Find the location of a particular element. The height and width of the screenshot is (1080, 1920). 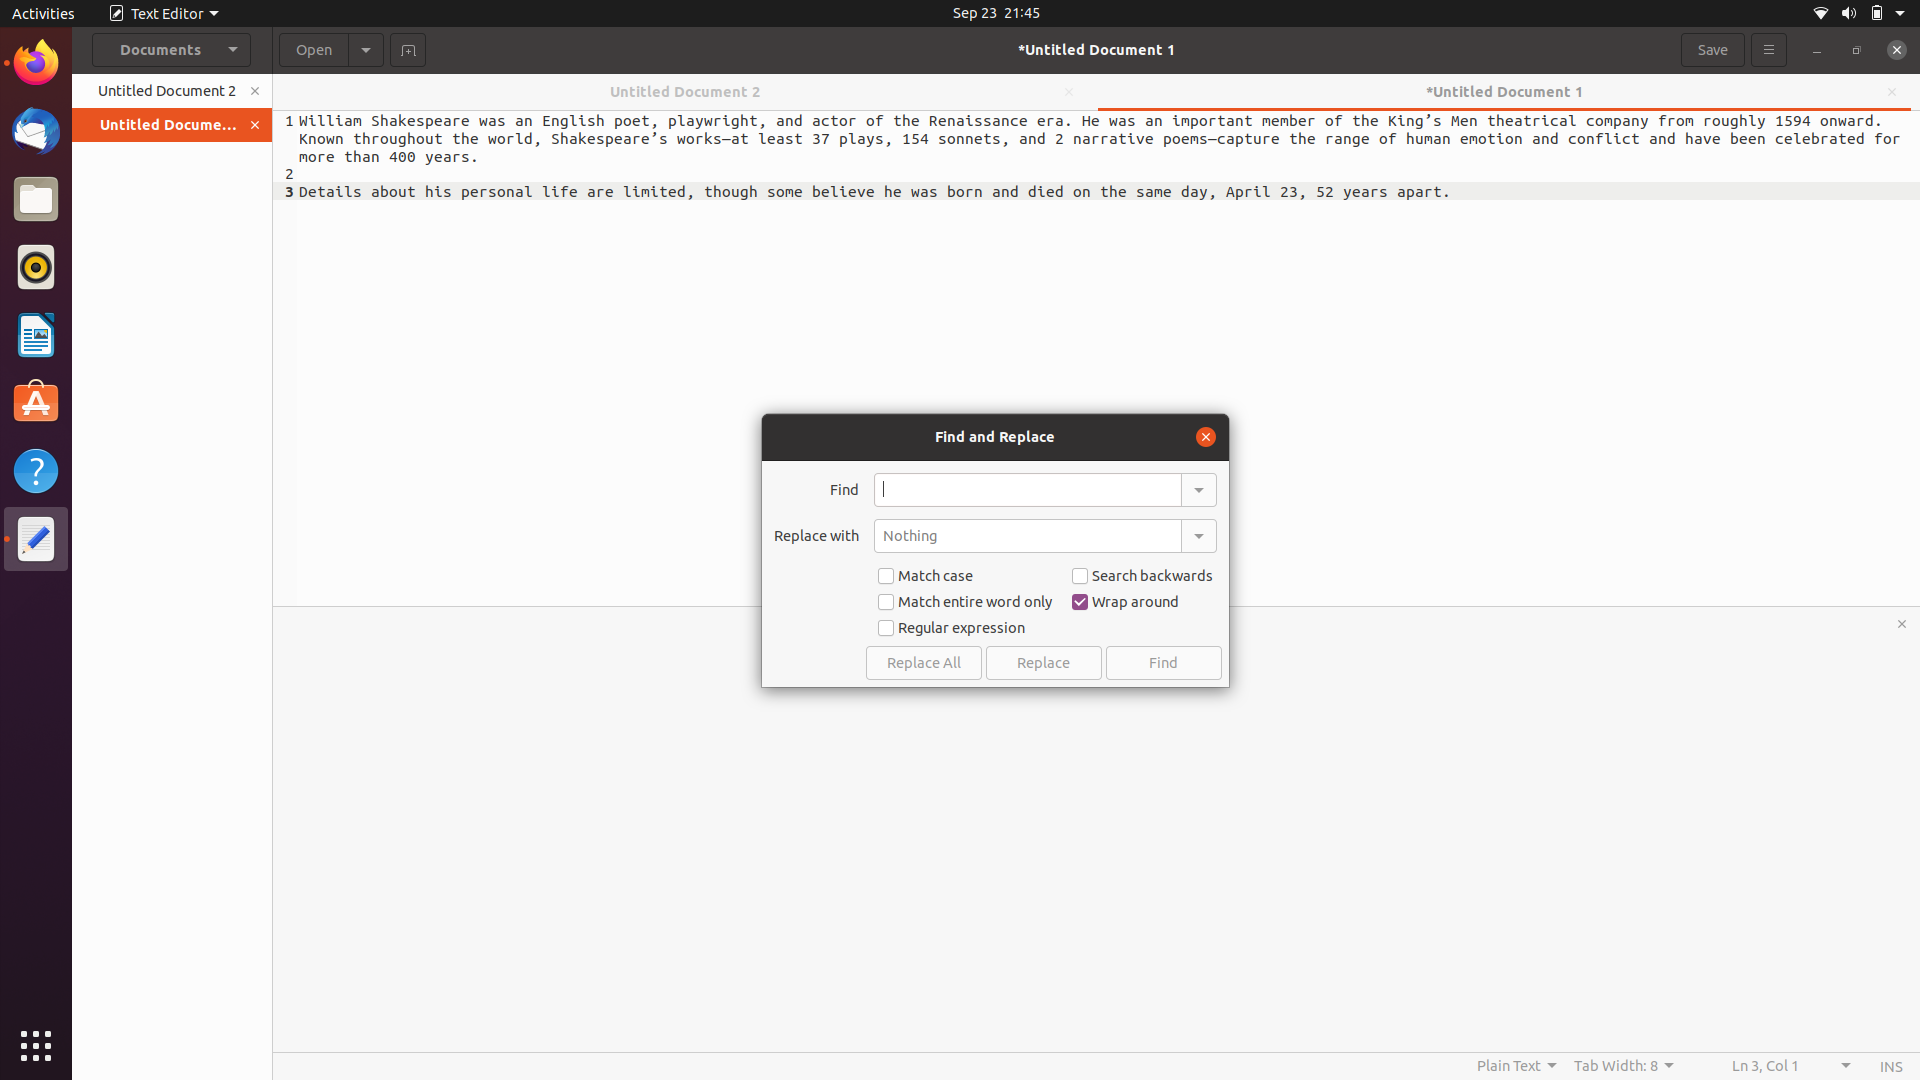

Change the primary occurrence of "important" with "prominent" in the file is located at coordinates (1027, 489).